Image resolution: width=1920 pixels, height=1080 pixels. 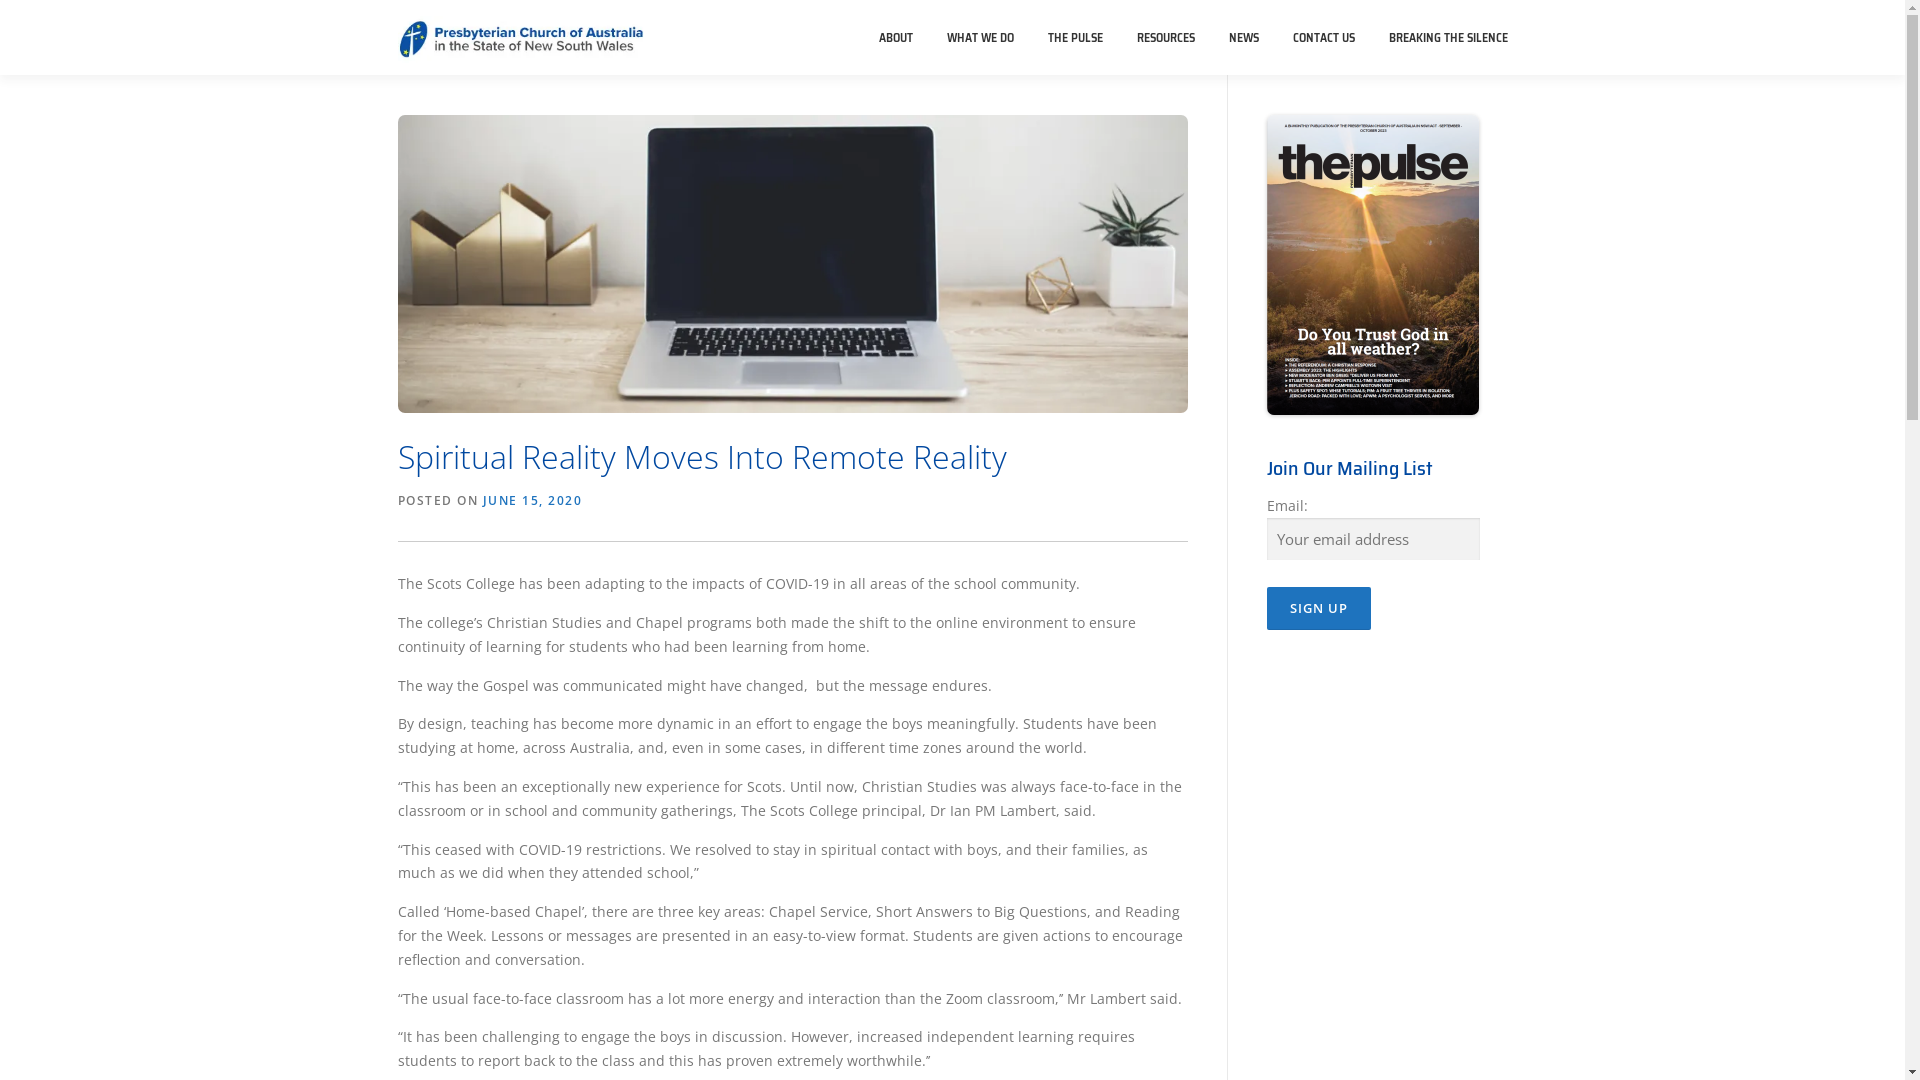 I want to click on 'RESOURCES', so click(x=1166, y=37).